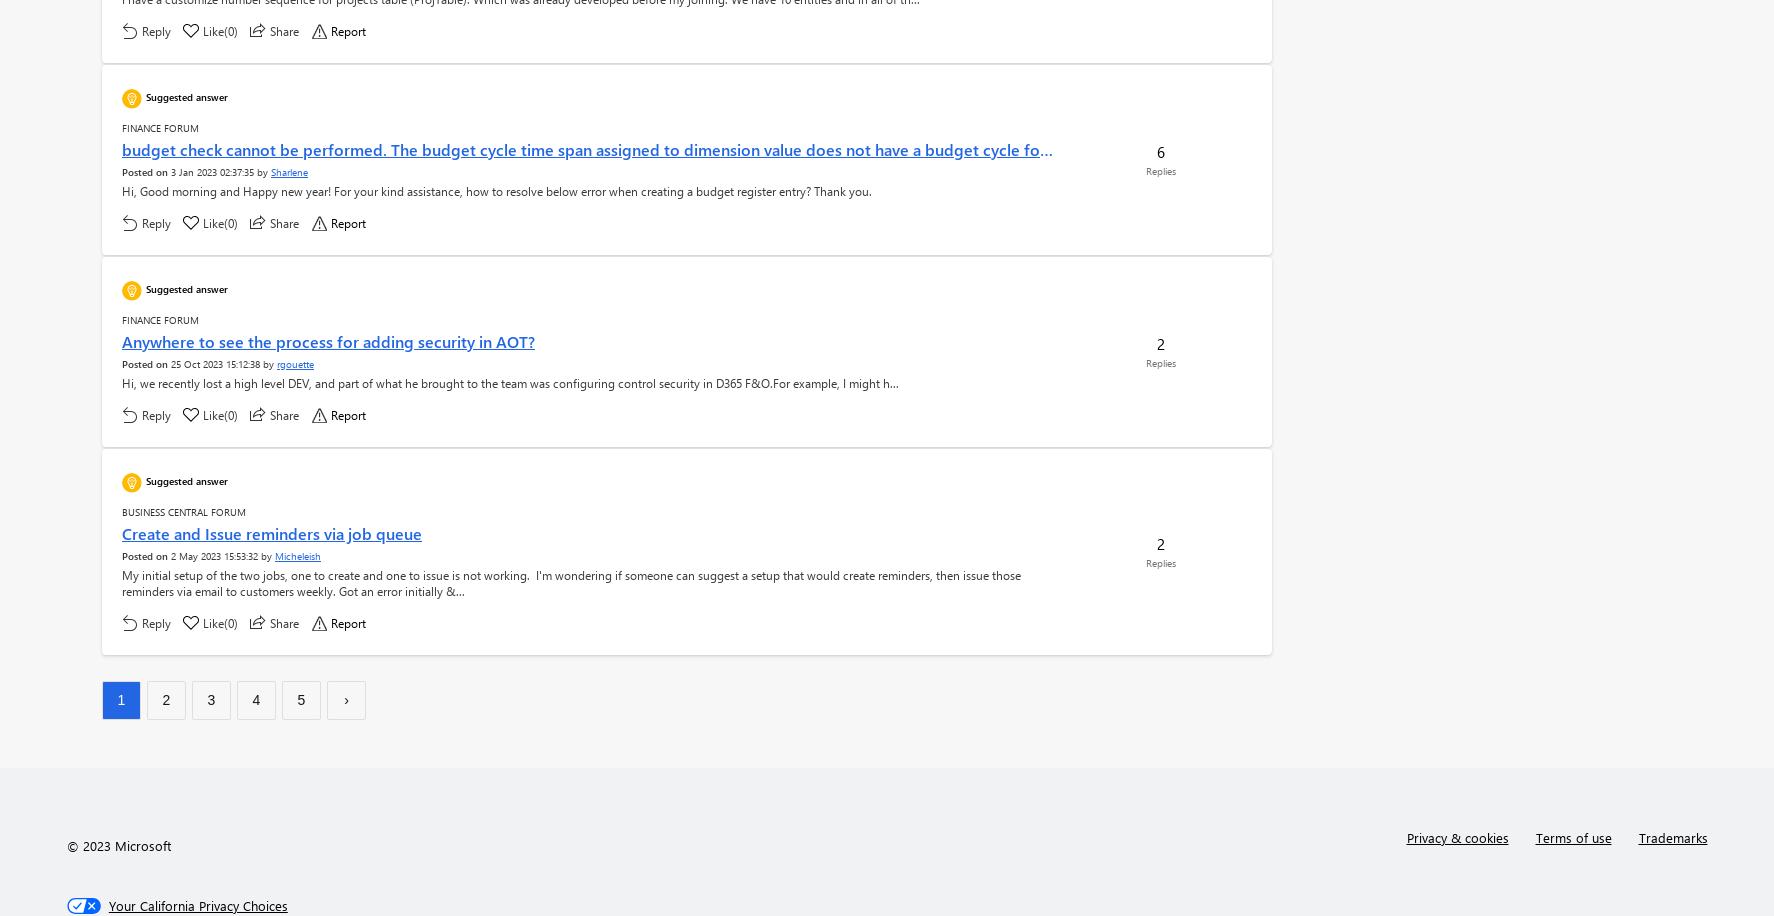 Image resolution: width=1774 pixels, height=916 pixels. Describe the element at coordinates (196, 904) in the screenshot. I see `'Your California Privacy Choices'` at that location.